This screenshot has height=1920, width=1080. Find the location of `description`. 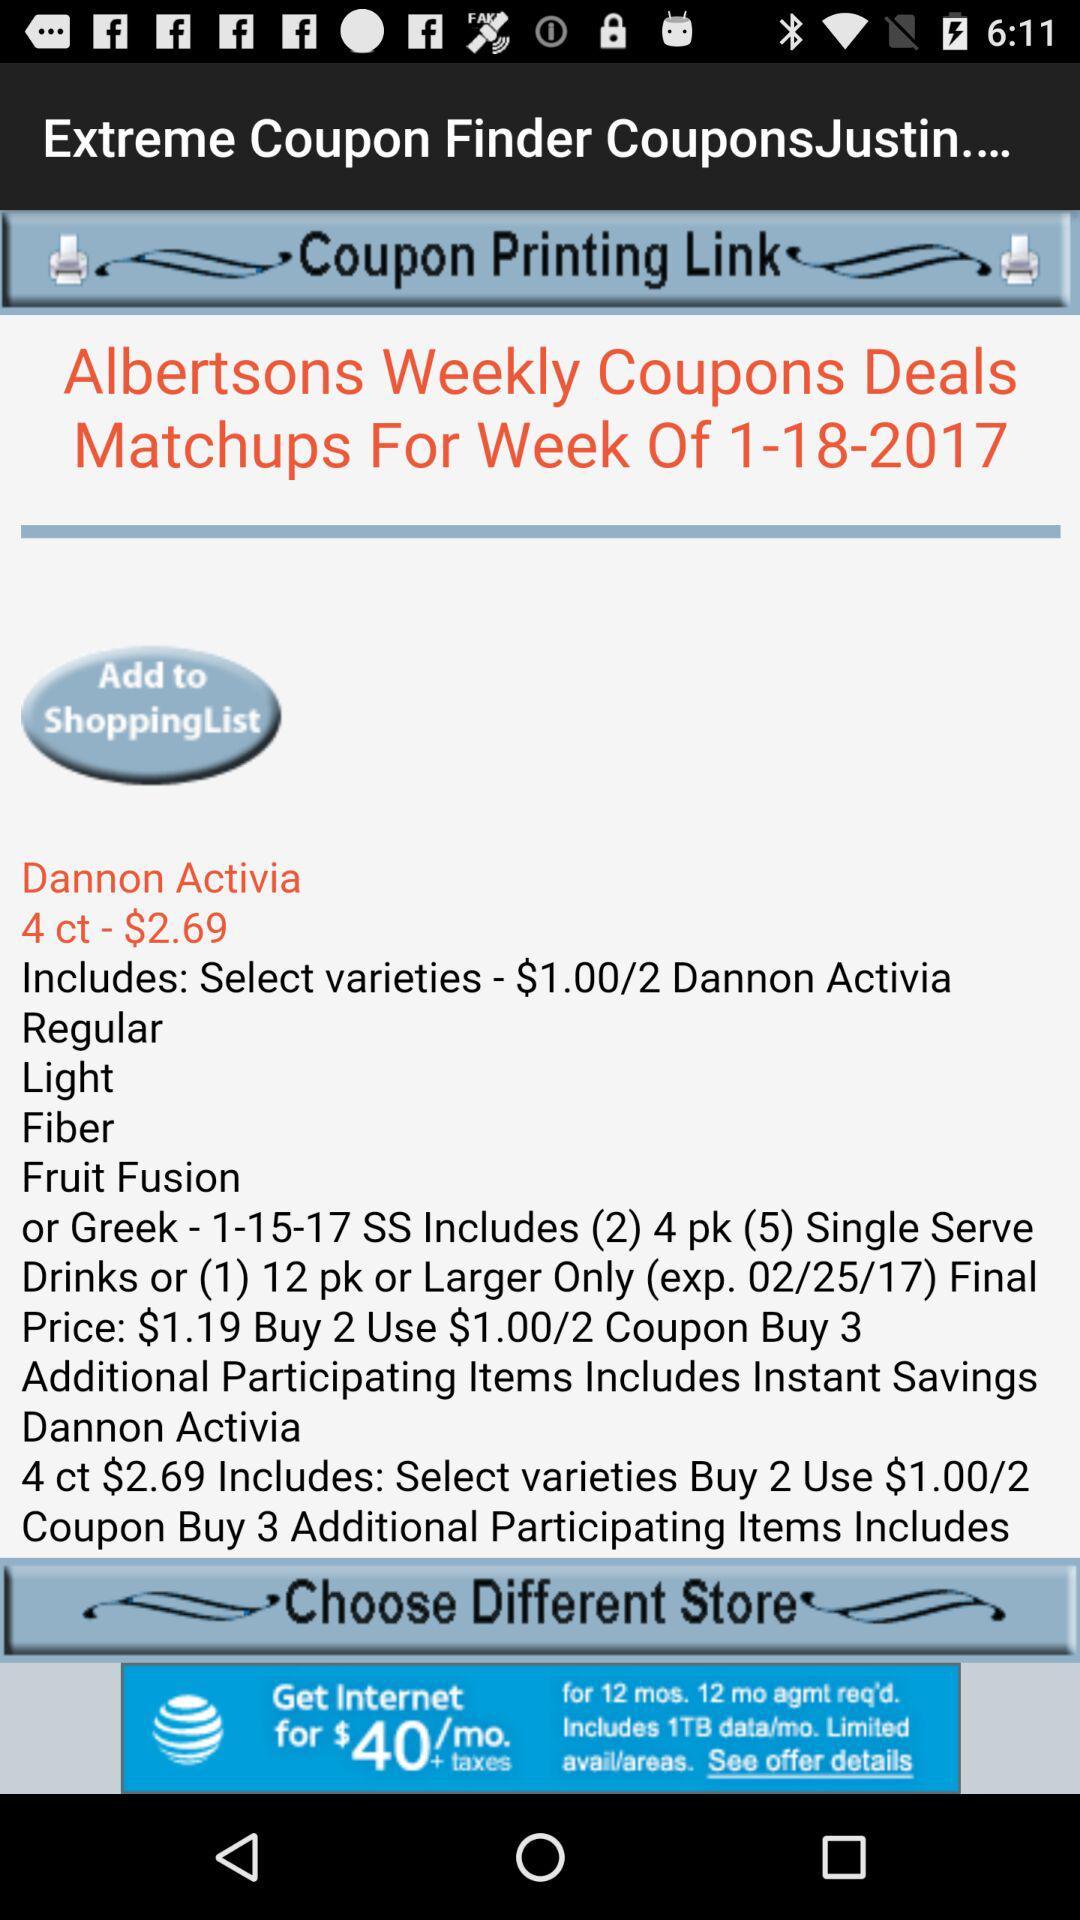

description is located at coordinates (540, 935).